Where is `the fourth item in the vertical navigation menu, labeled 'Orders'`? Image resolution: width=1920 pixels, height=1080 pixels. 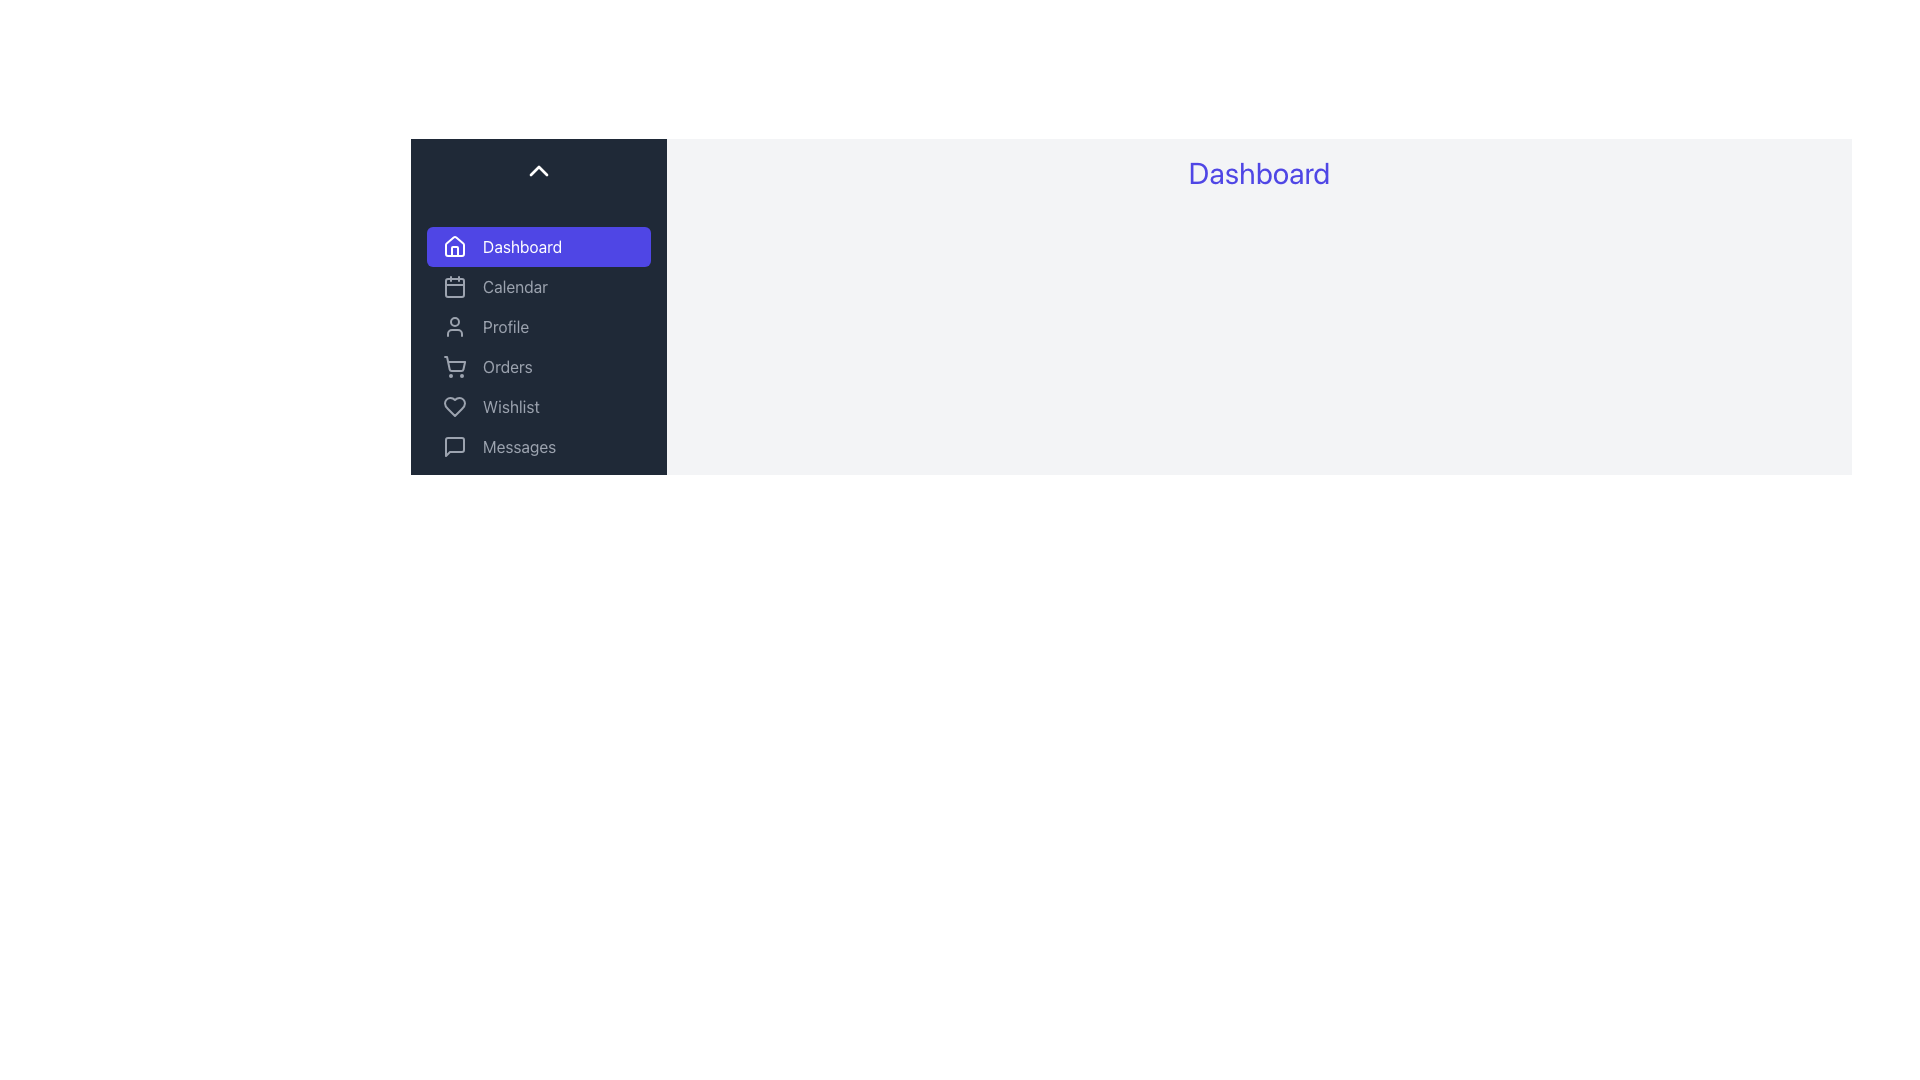 the fourth item in the vertical navigation menu, labeled 'Orders' is located at coordinates (538, 366).